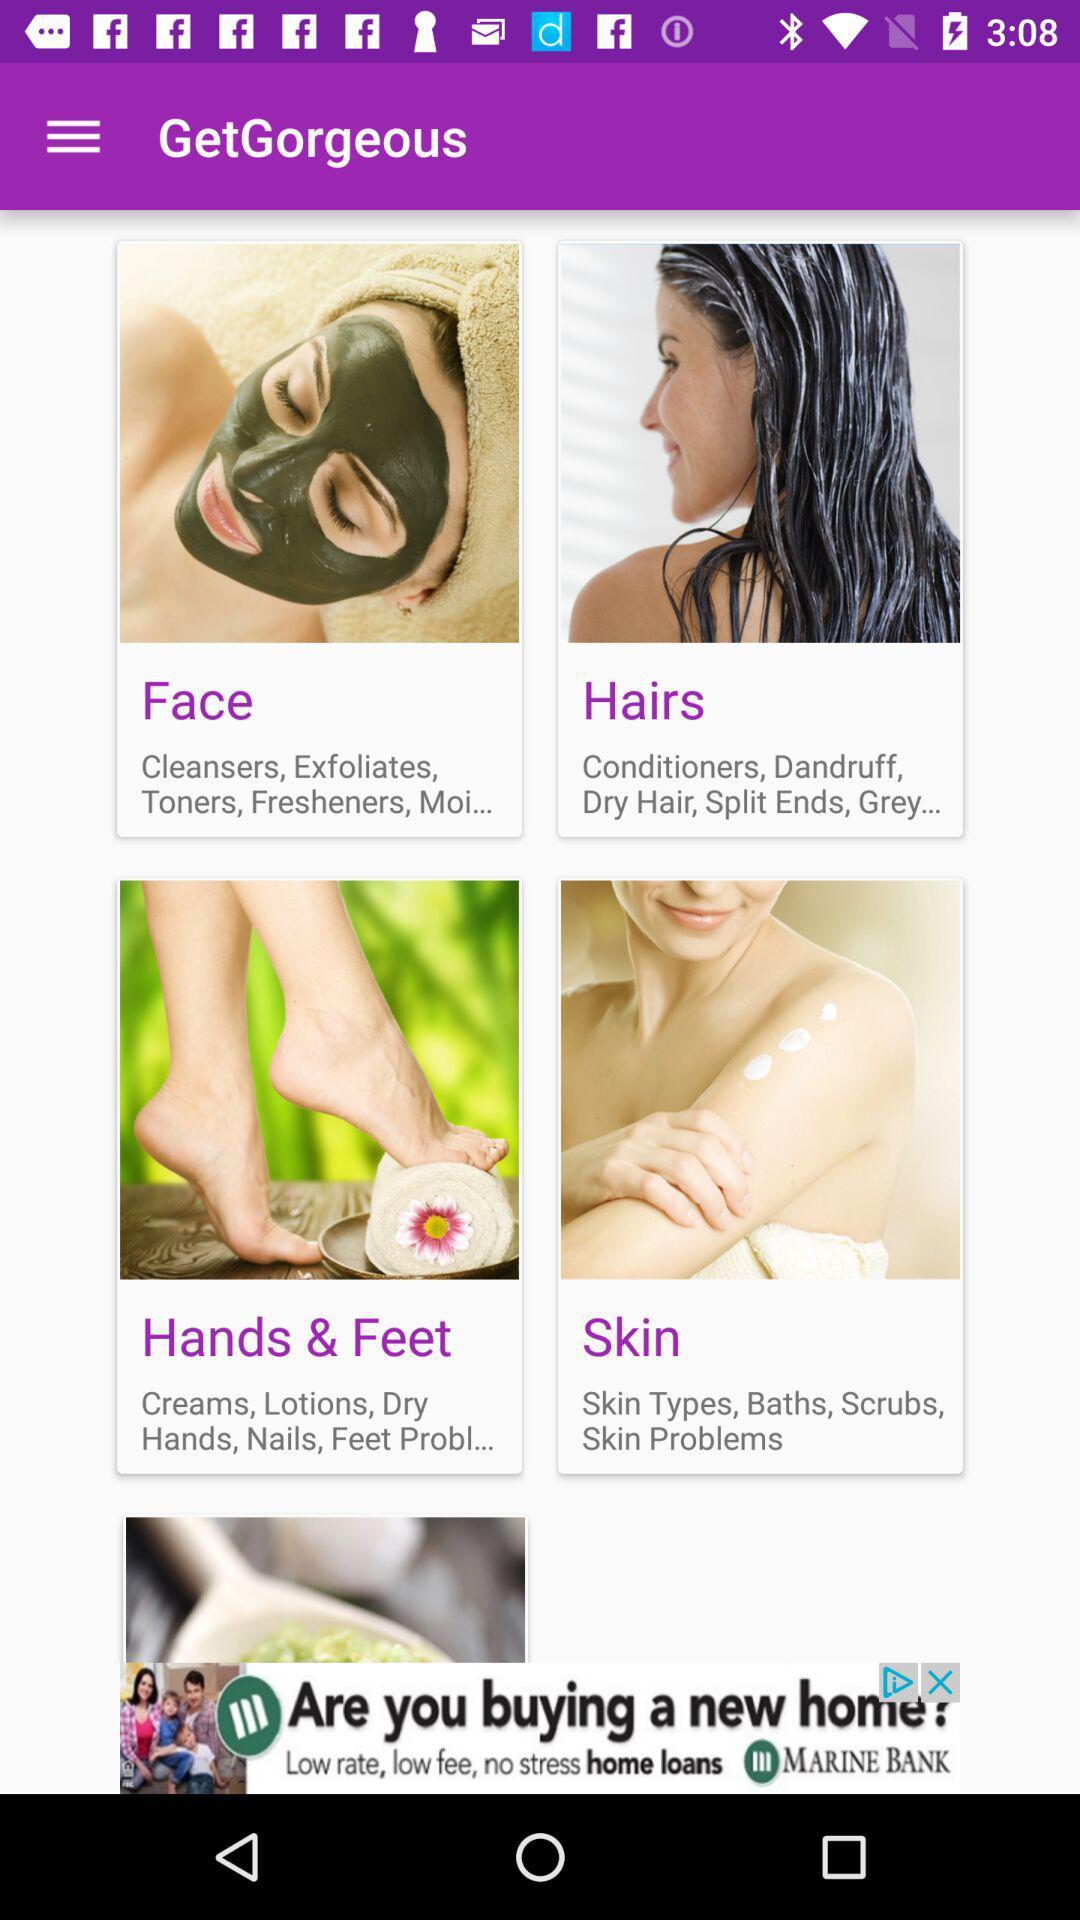 This screenshot has height=1920, width=1080. What do you see at coordinates (318, 538) in the screenshot?
I see `face section` at bounding box center [318, 538].